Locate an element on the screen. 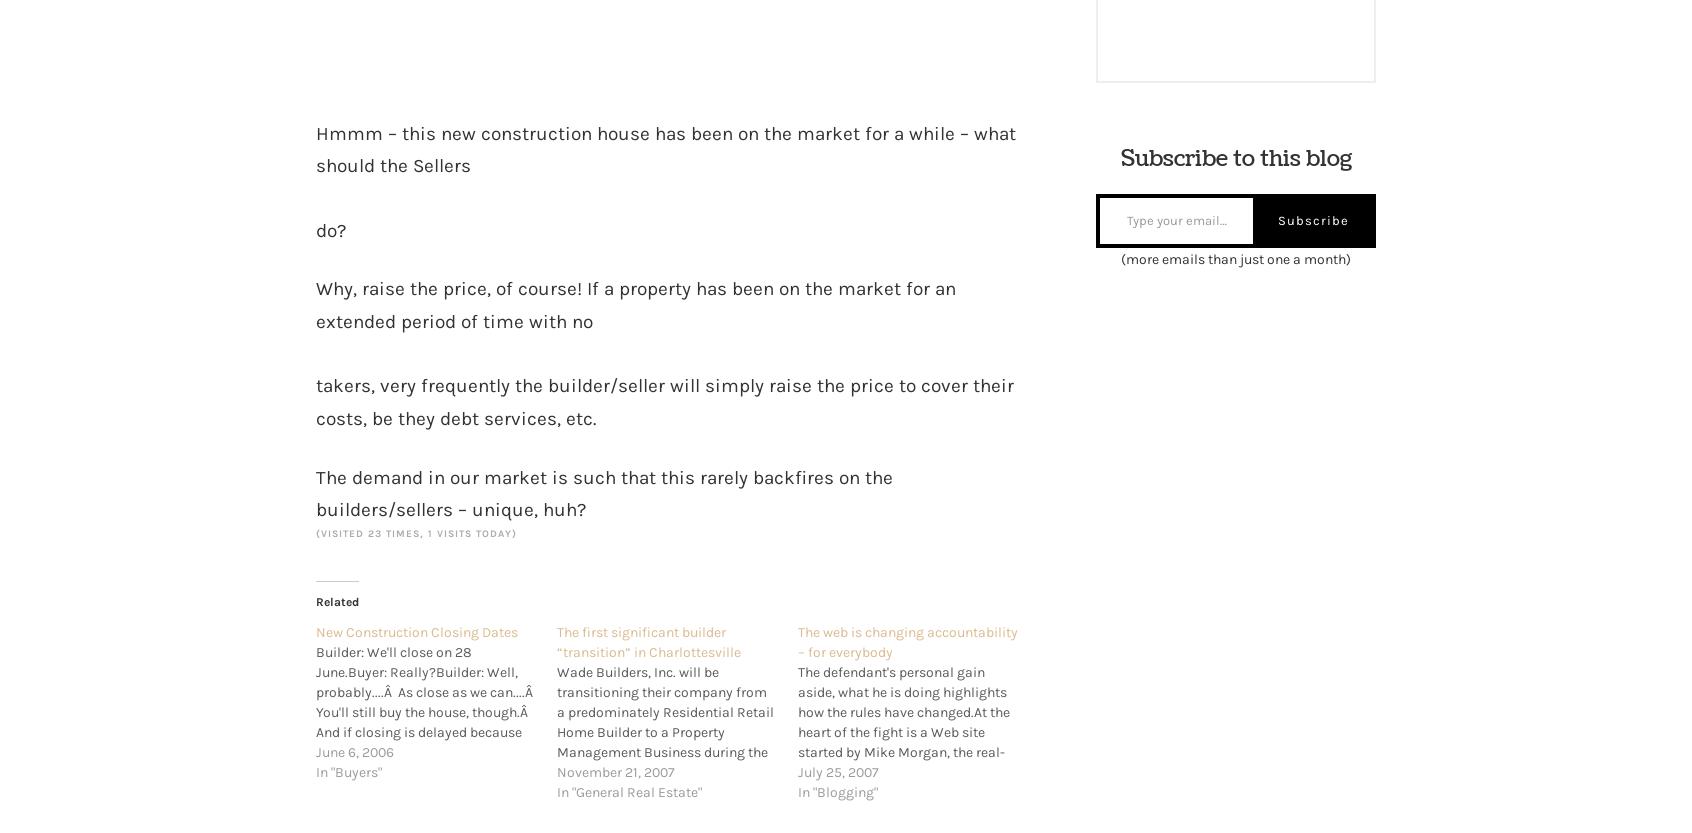 The width and height of the screenshot is (1692, 833). '(more emails than just one a month)' is located at coordinates (1236, 259).